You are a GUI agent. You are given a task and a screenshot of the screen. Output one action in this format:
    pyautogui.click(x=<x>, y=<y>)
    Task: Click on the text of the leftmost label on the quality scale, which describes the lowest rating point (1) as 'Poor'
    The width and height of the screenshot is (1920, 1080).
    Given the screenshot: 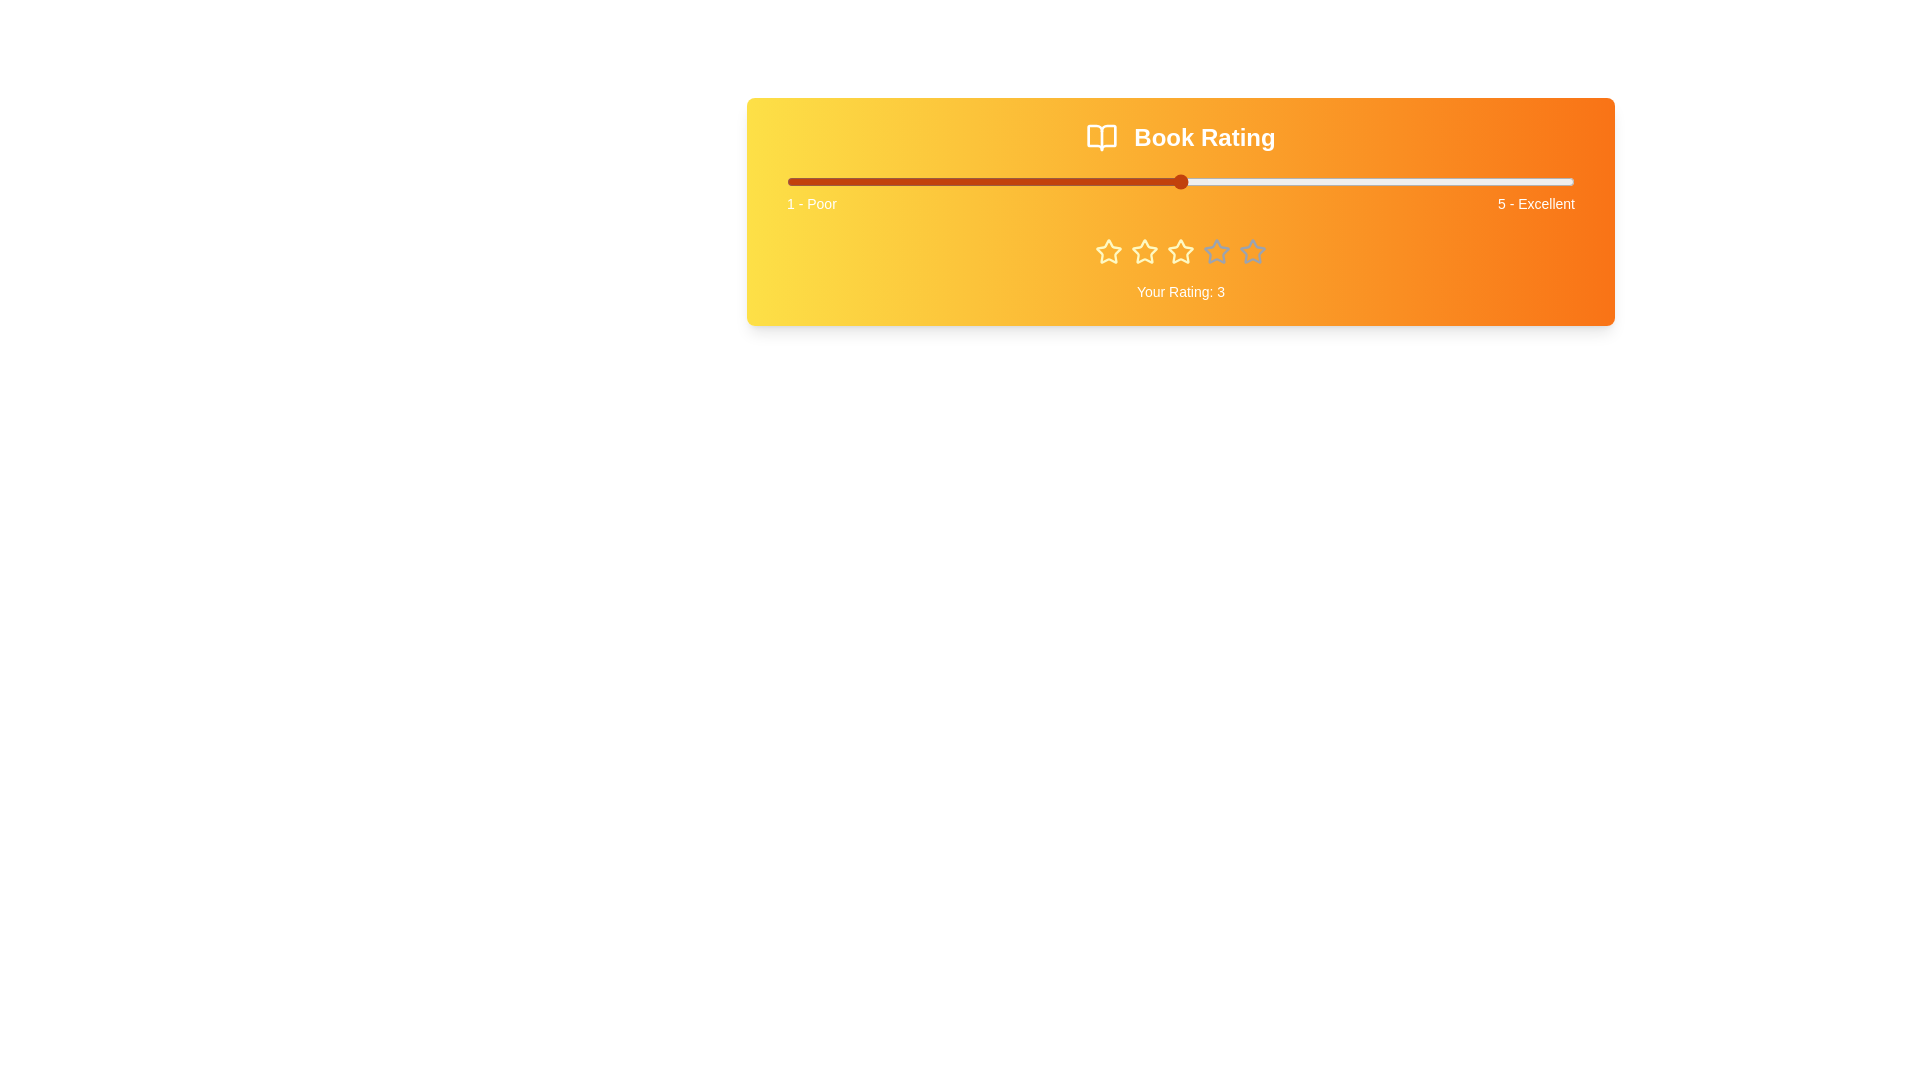 What is the action you would take?
    pyautogui.click(x=811, y=204)
    